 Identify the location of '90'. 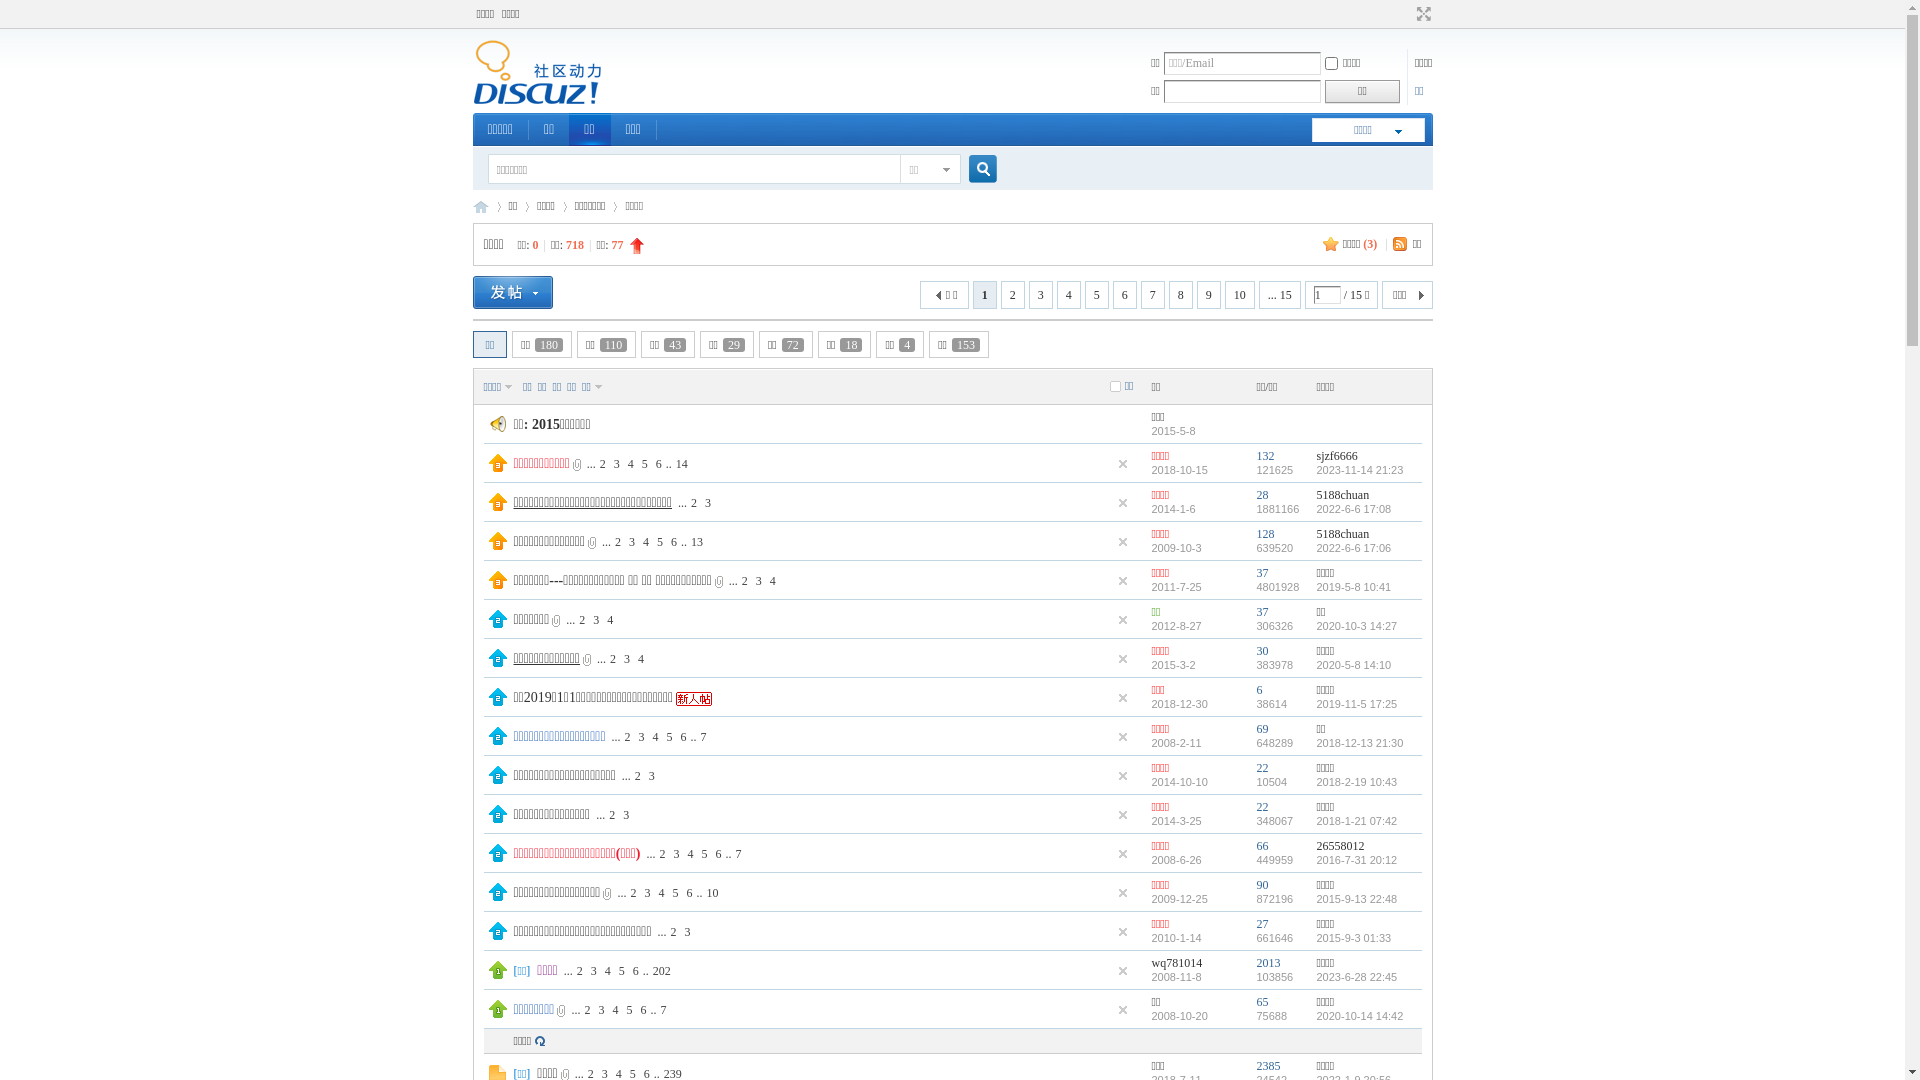
(1255, 883).